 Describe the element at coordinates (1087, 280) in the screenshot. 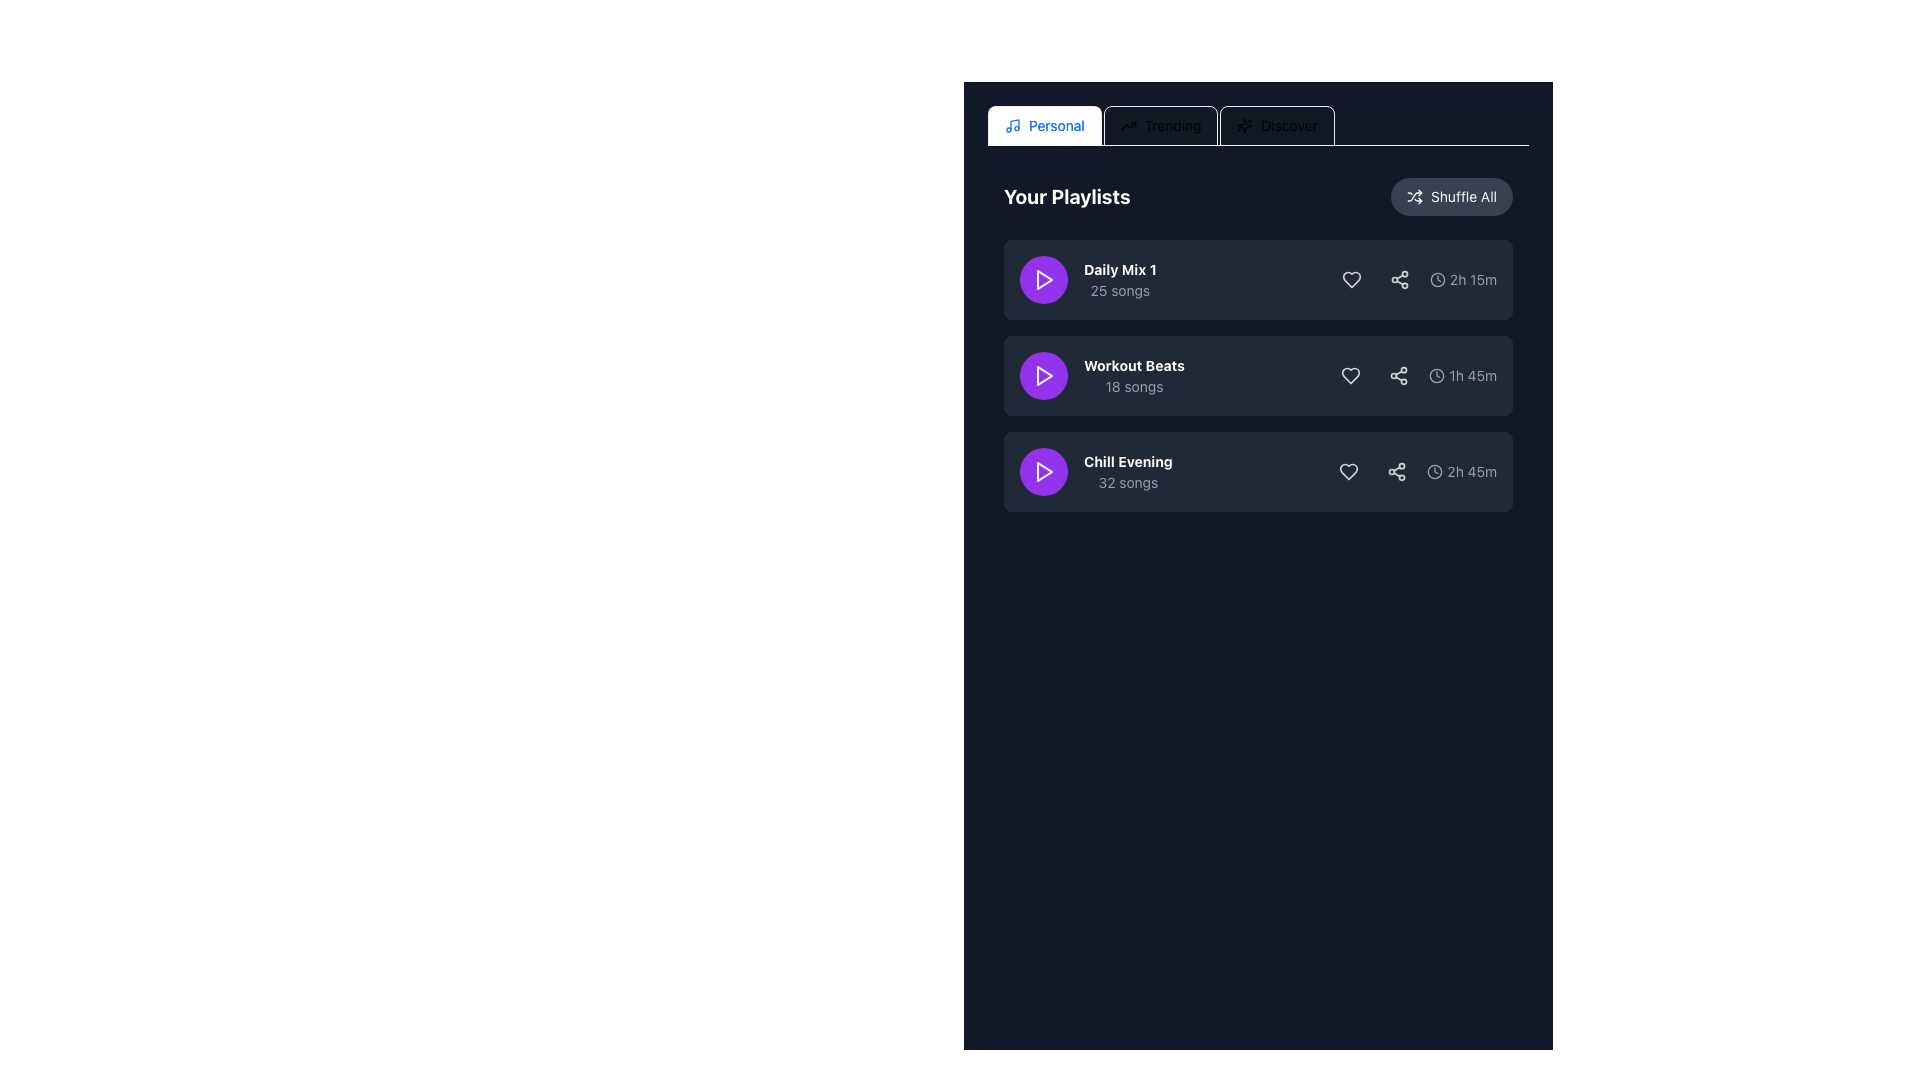

I see `text label for the playlist titled 'Daily Mix 1' which shows '25 songs' next to the purple button in the first row under 'Your Playlists'` at that location.